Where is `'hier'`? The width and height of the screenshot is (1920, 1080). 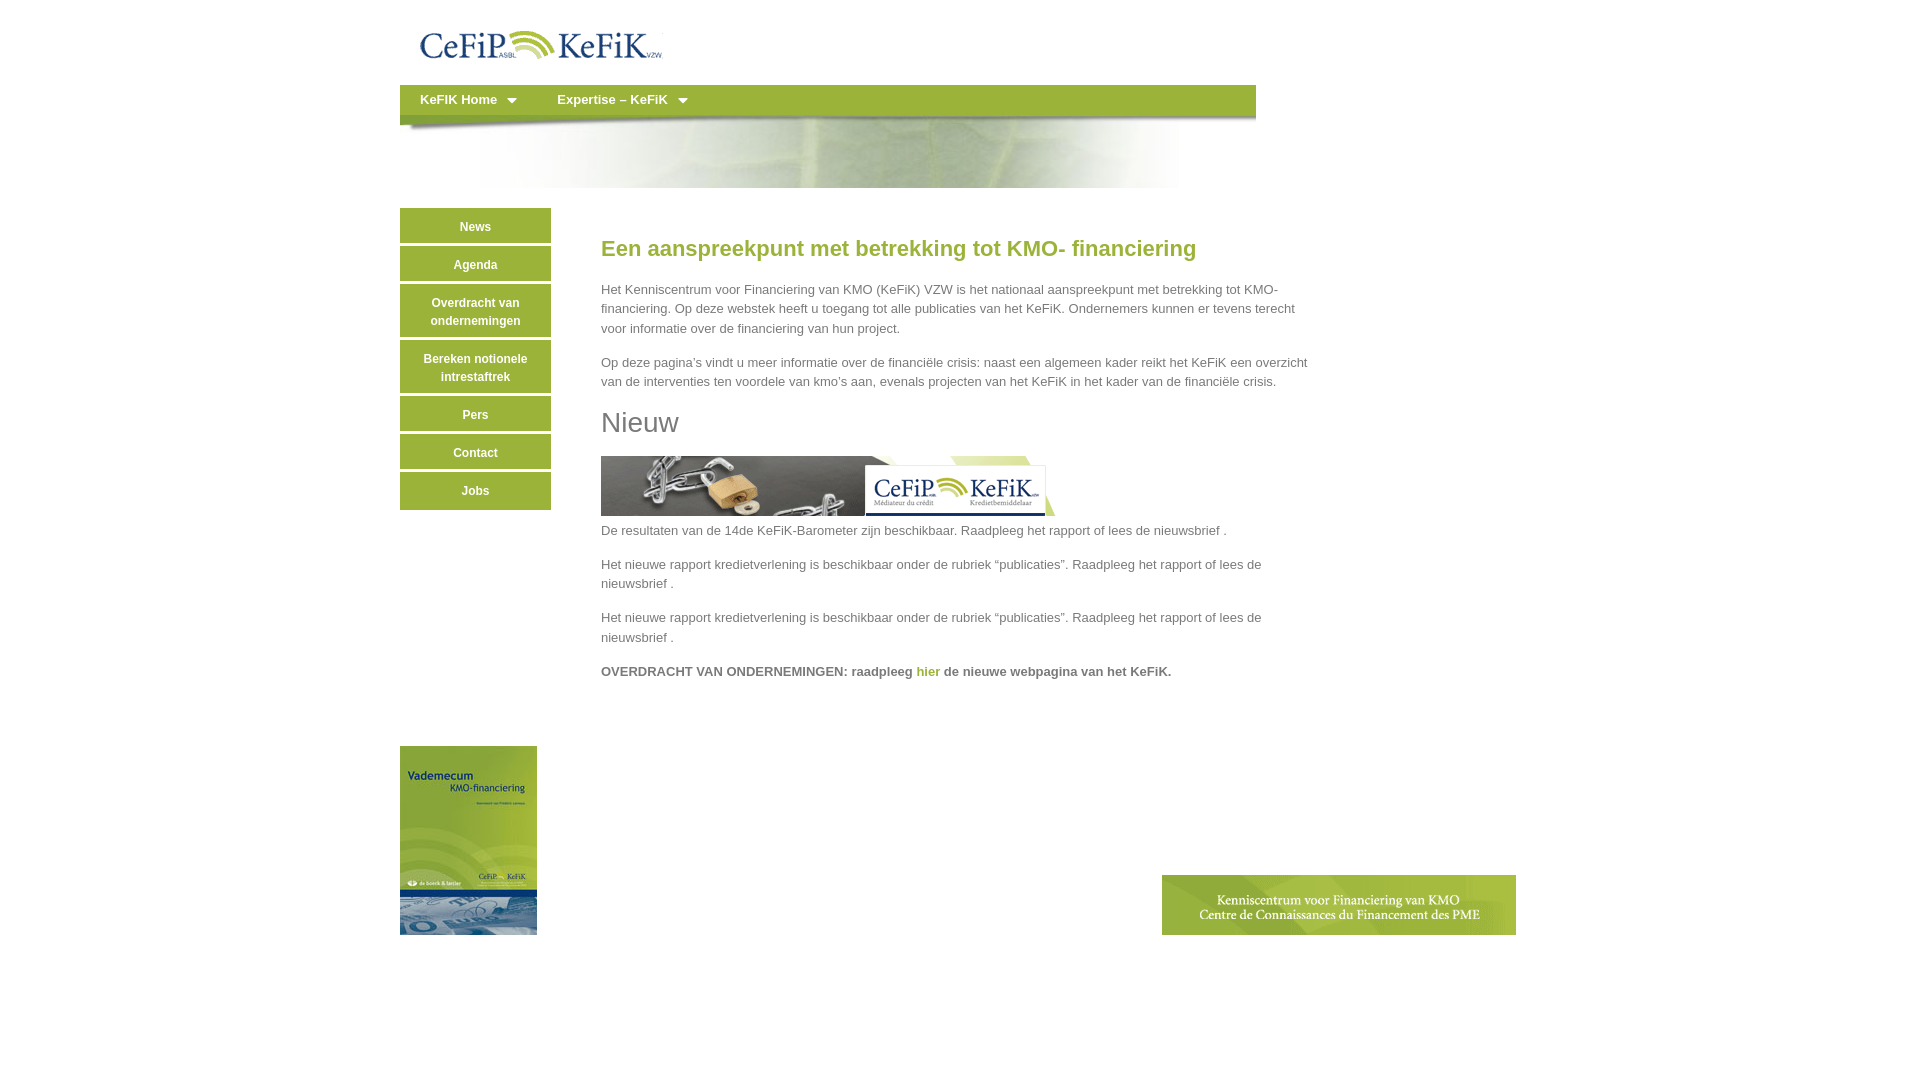 'hier' is located at coordinates (926, 671).